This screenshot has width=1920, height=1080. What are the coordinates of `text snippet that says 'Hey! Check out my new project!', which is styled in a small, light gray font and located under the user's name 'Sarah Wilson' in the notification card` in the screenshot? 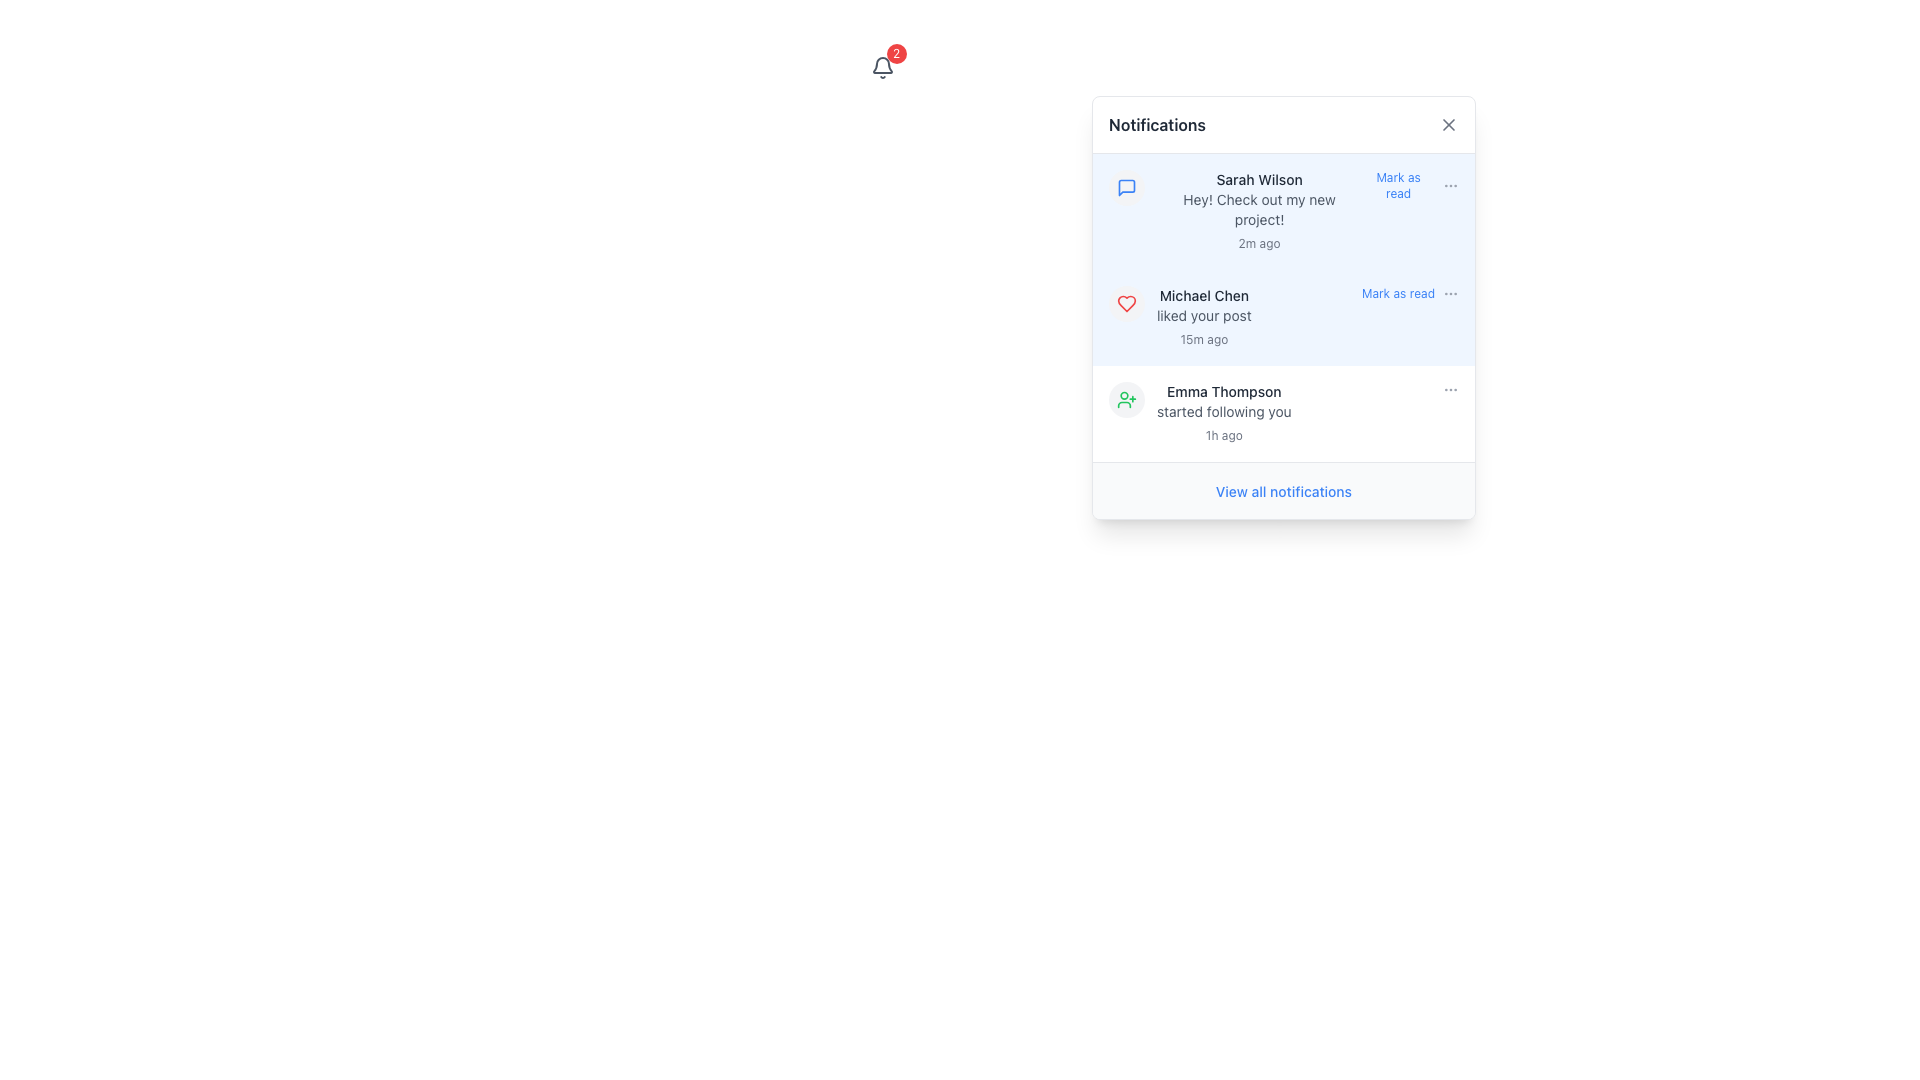 It's located at (1258, 209).